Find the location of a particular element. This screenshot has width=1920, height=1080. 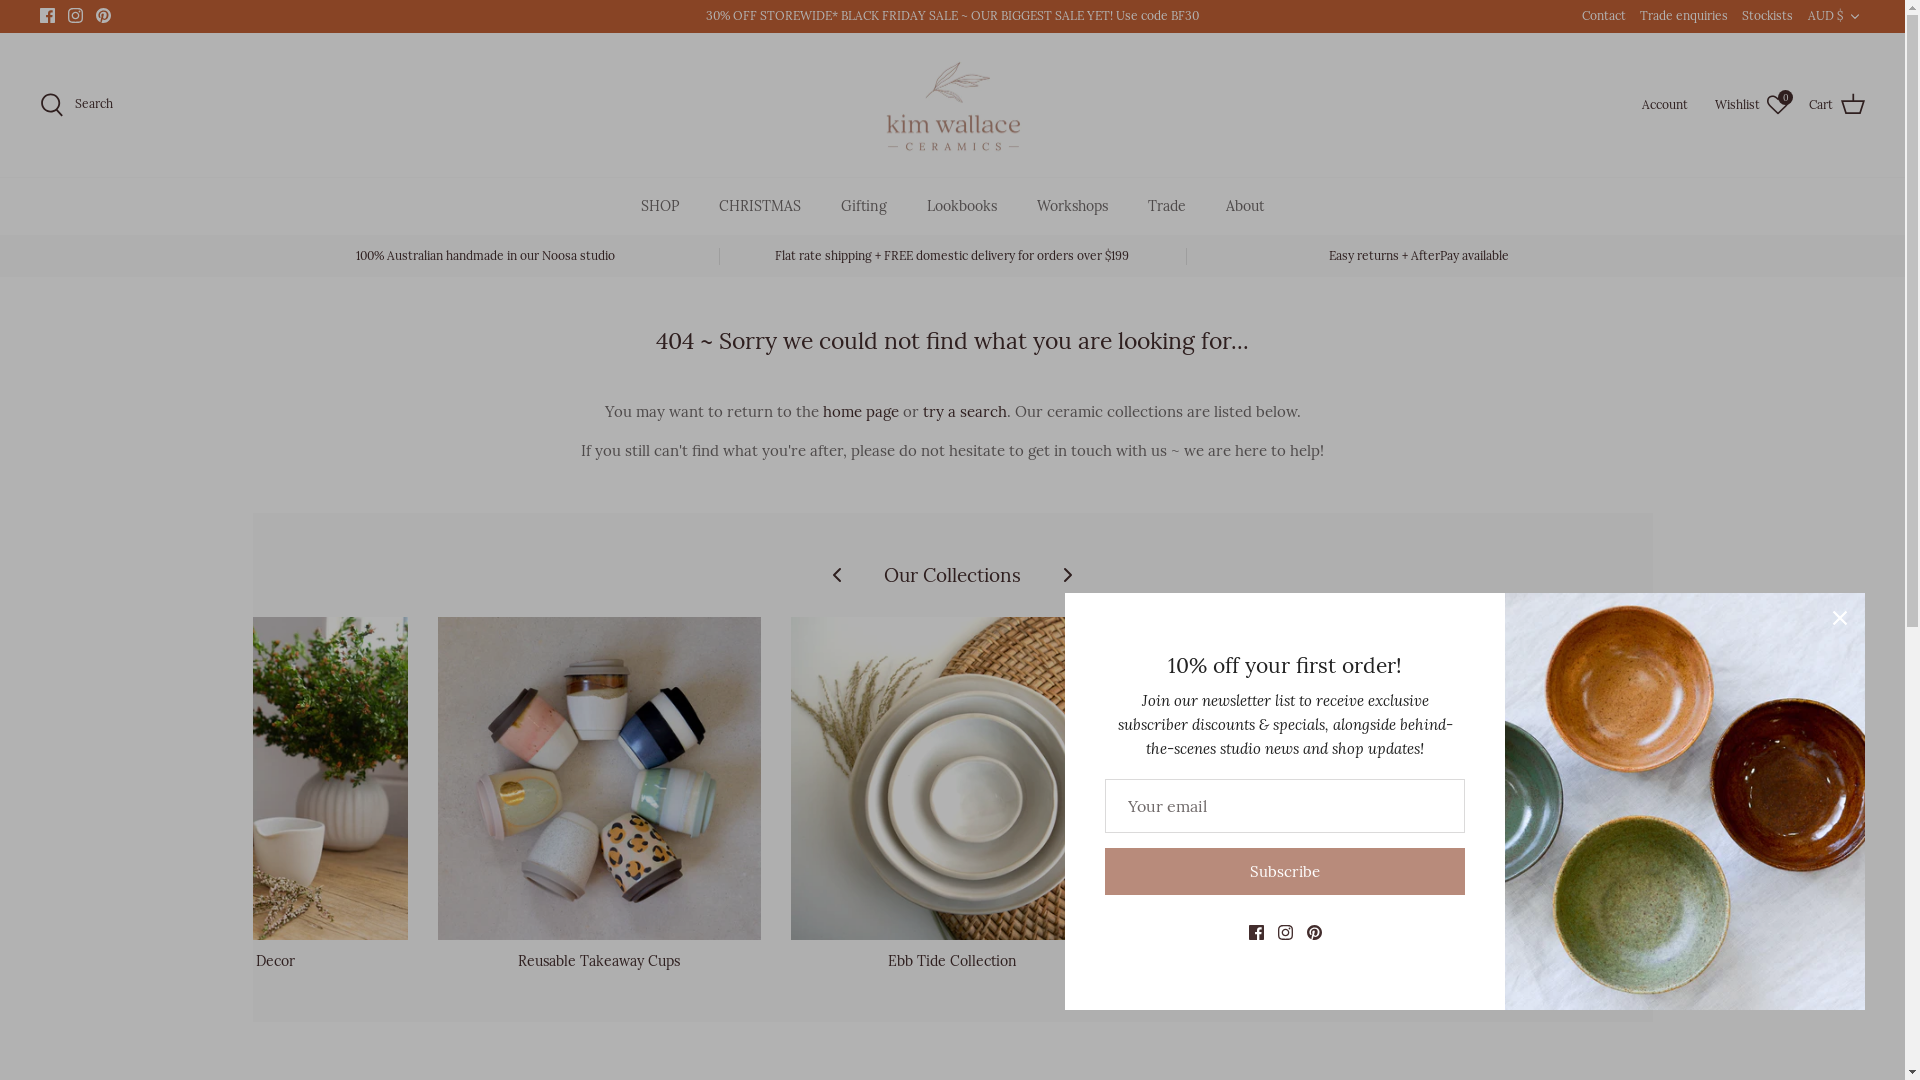

'Vintage Lace Collection' is located at coordinates (1659, 793).